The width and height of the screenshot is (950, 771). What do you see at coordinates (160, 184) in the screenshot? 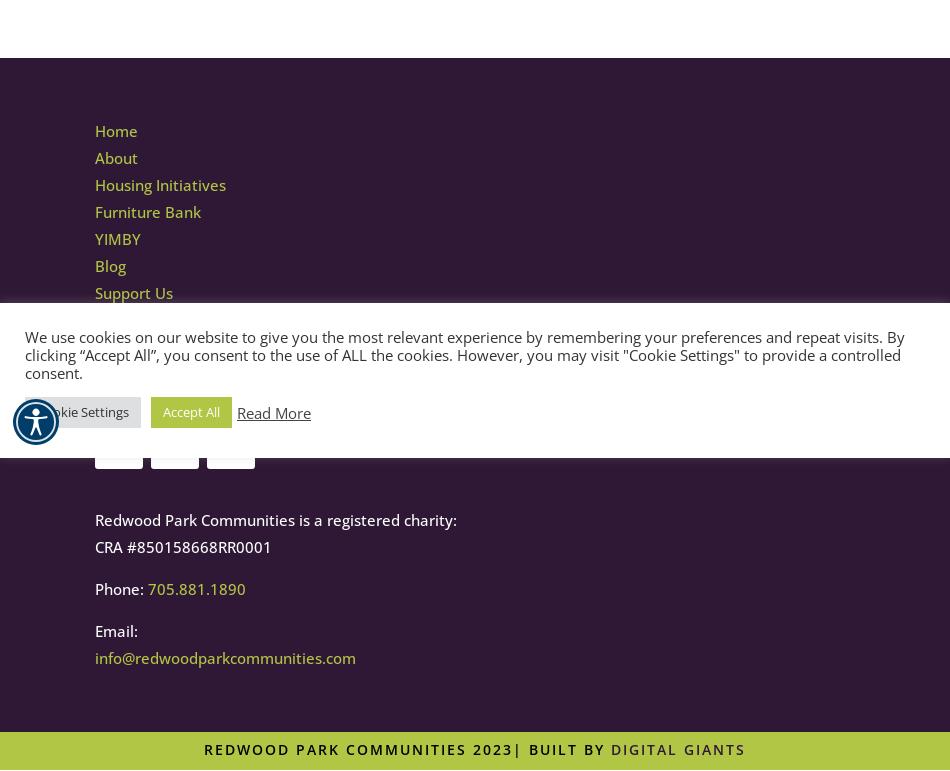
I see `'Housing Initiatives'` at bounding box center [160, 184].